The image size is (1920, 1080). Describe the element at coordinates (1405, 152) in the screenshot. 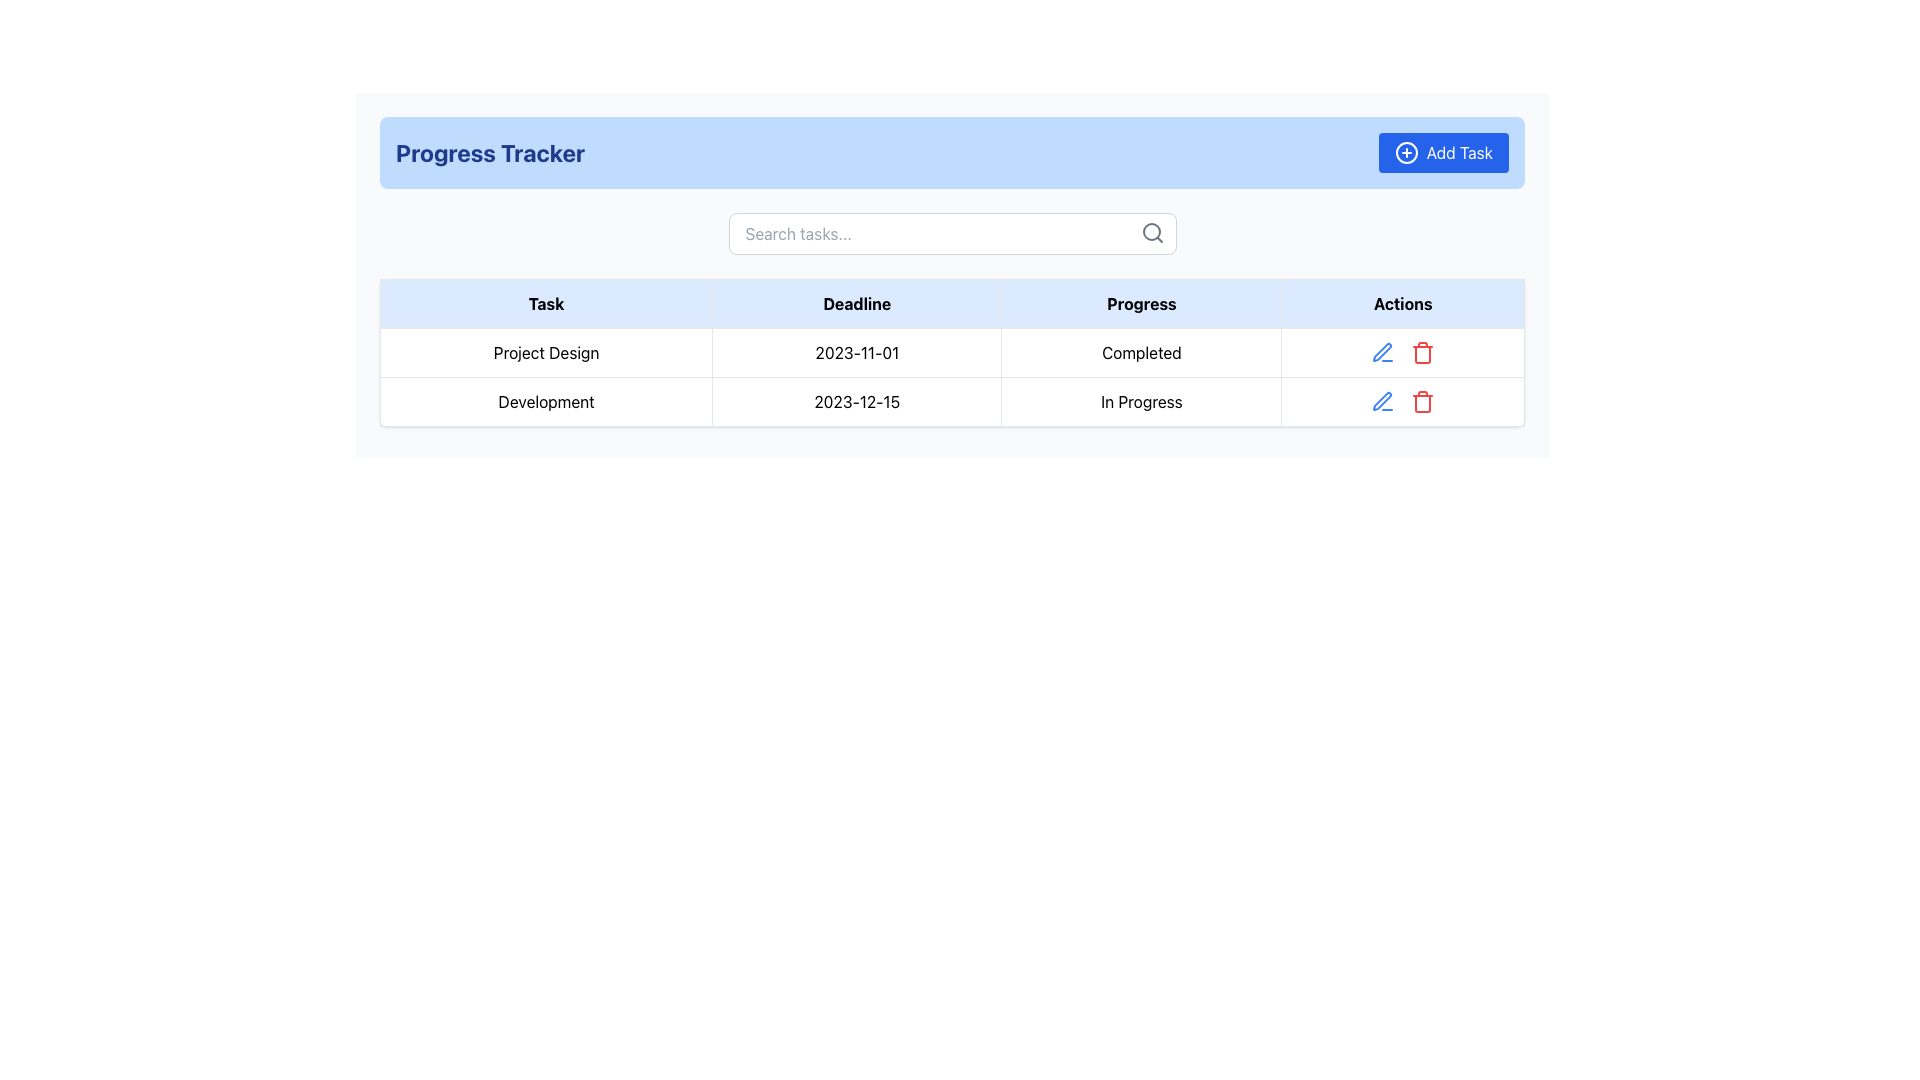

I see `the circular icon with a plus sign in the middle, which is located to the left of the 'Add Task' button` at that location.